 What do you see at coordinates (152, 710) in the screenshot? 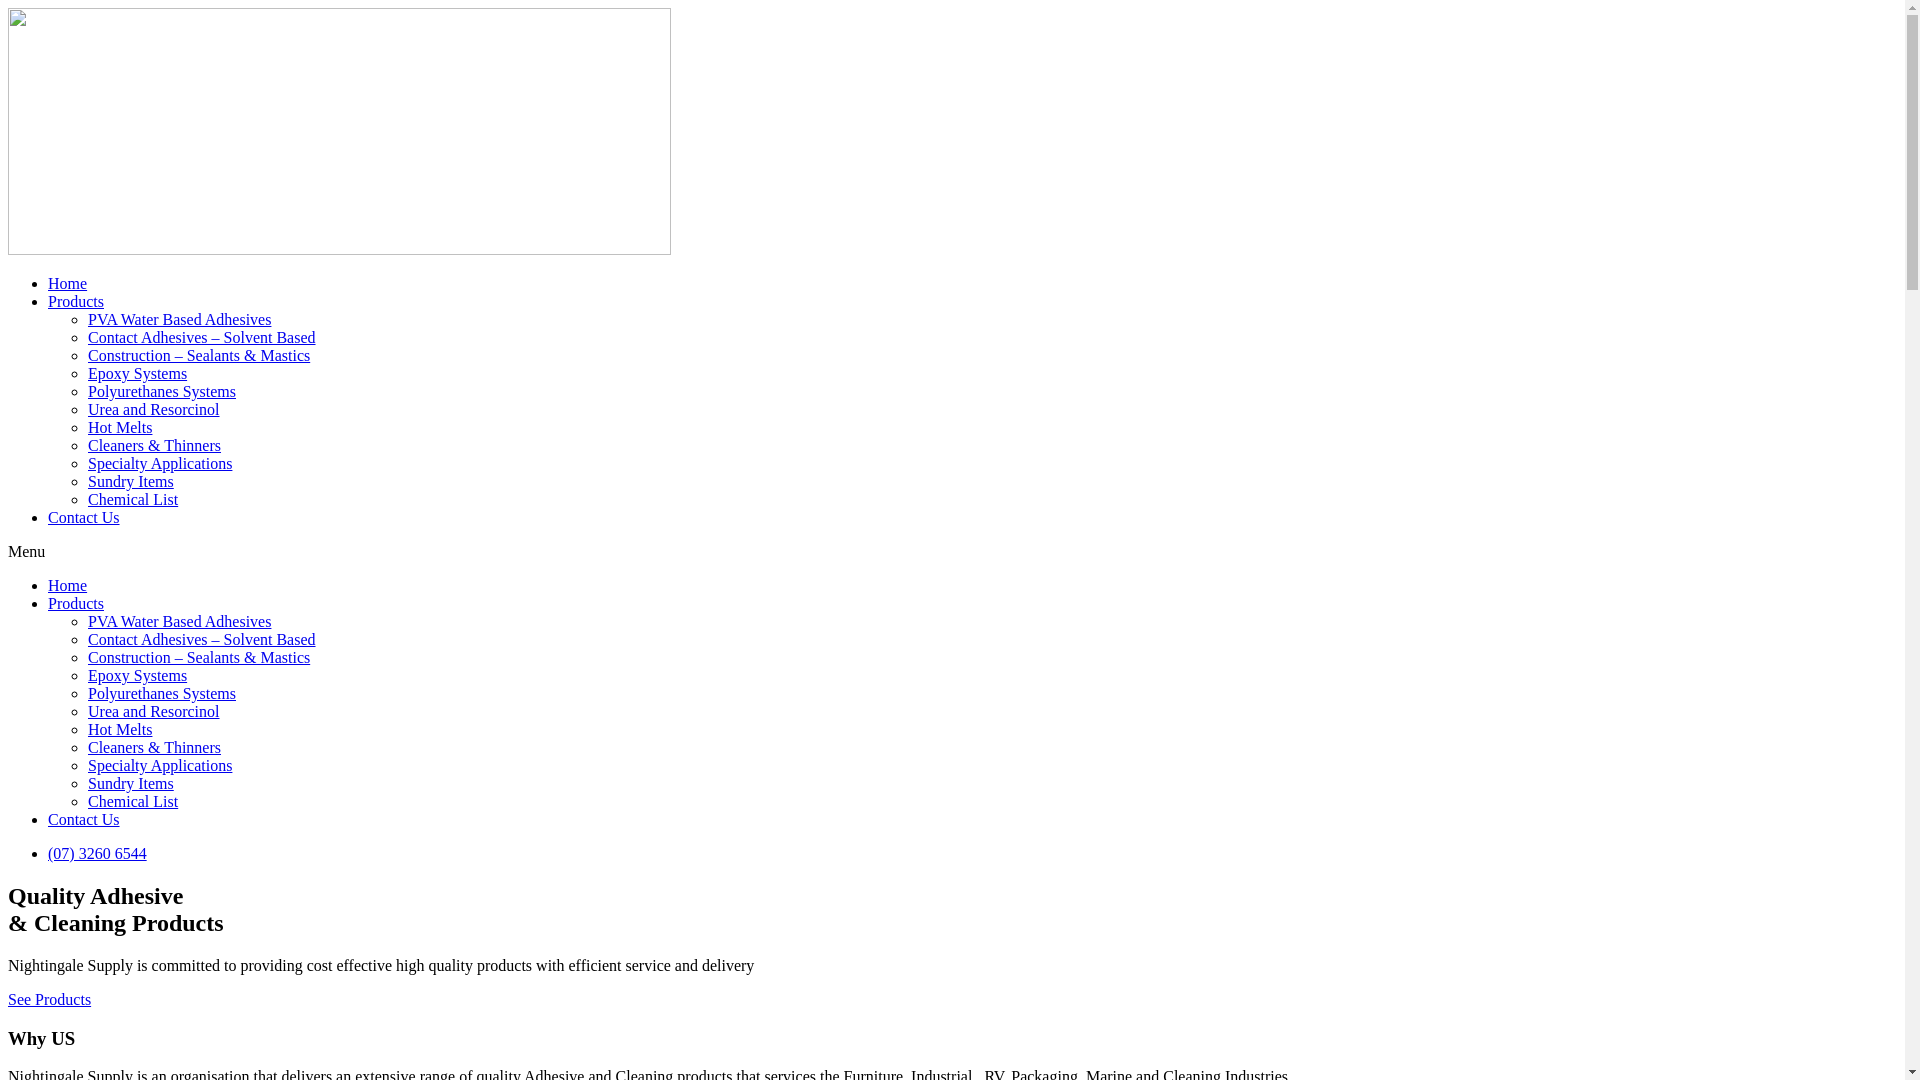
I see `'Urea and Resorcinol'` at bounding box center [152, 710].